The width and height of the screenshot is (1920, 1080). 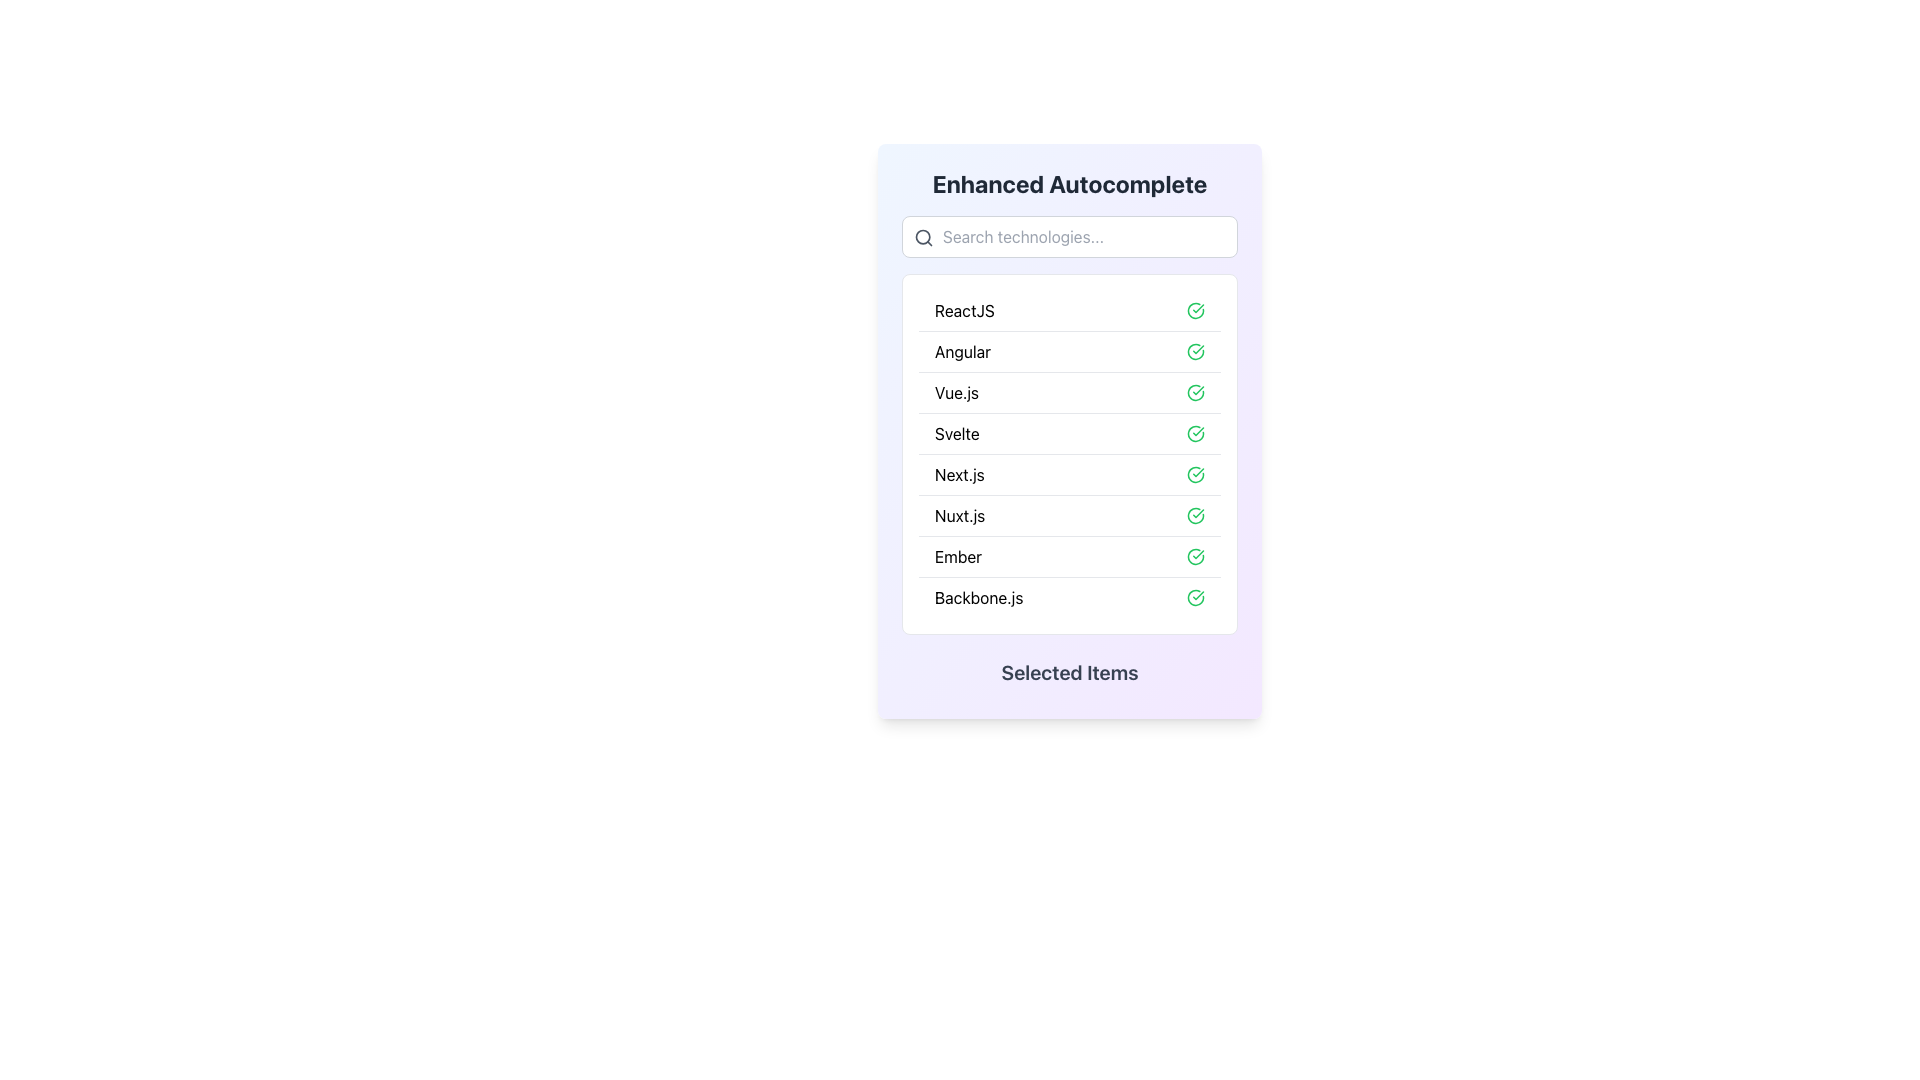 I want to click on the static text label that reads 'Selected Items', which is styled in bold, large dark gray font at the bottom of the card with a gradient violet background, so click(x=1069, y=672).